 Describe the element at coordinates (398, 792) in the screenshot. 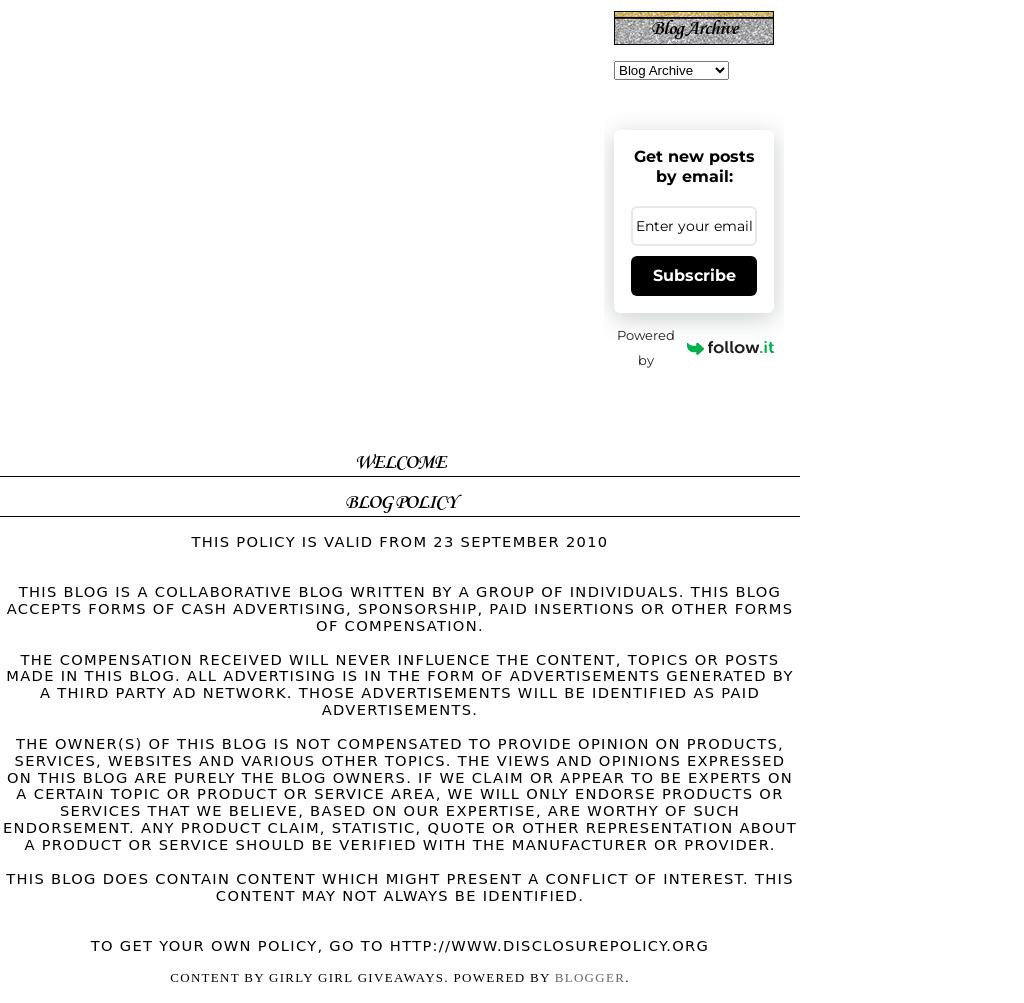

I see `'The owner(s) of this blog is not compensated to provide opinion on products, services, websites and various other topics. The views and opinions expressed on this blog are purely the blog owners. If we claim or appear to be experts on a certain topic or product or service area, we will only endorse products or services that we believe, based on our expertise, are worthy of such endorsement. Any product claim, statistic, quote or other representation about a product or service should be verified with the manufacturer or provider.'` at that location.